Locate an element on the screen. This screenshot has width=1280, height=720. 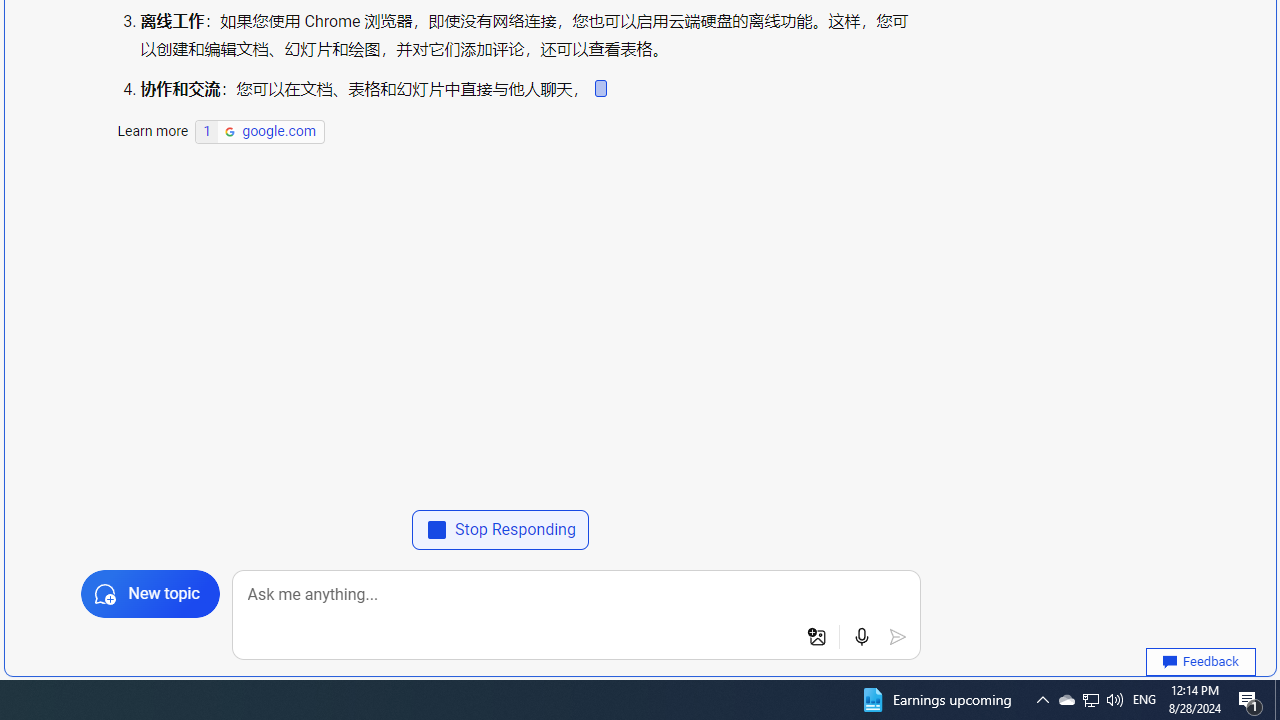
'Add an image to search' is located at coordinates (816, 637).